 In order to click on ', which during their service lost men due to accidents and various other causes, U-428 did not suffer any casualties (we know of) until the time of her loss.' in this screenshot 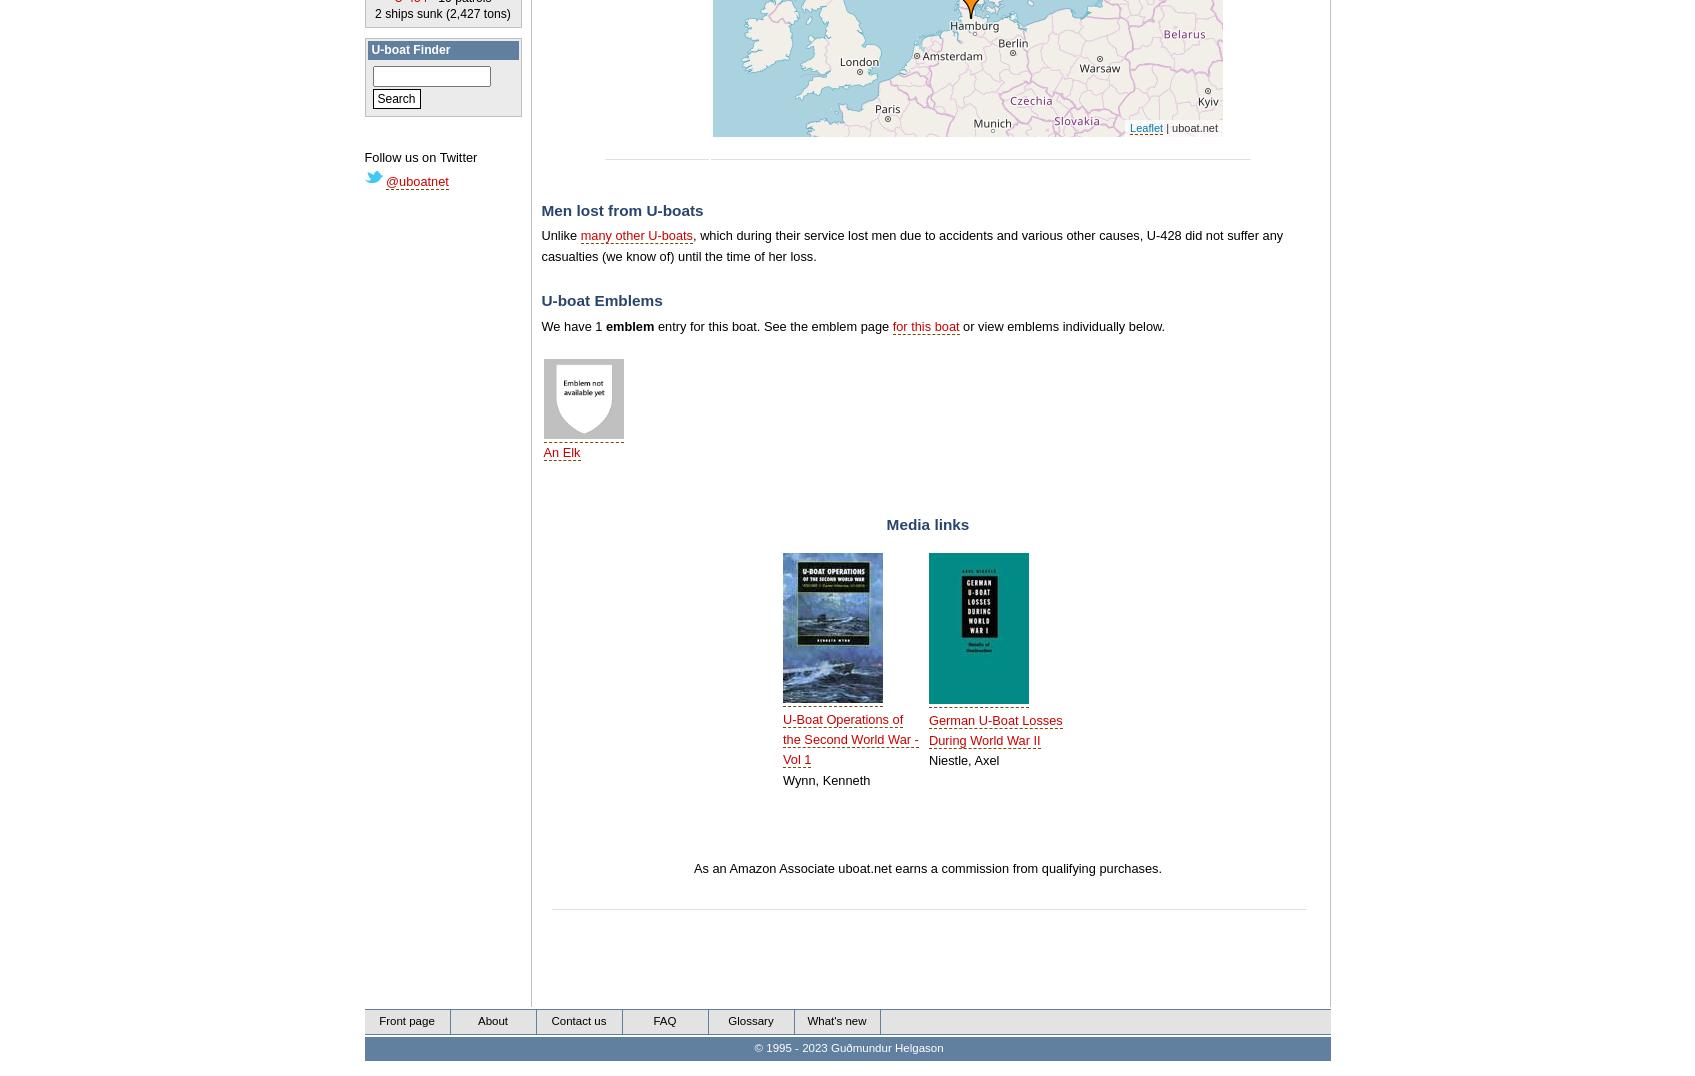, I will do `click(911, 245)`.